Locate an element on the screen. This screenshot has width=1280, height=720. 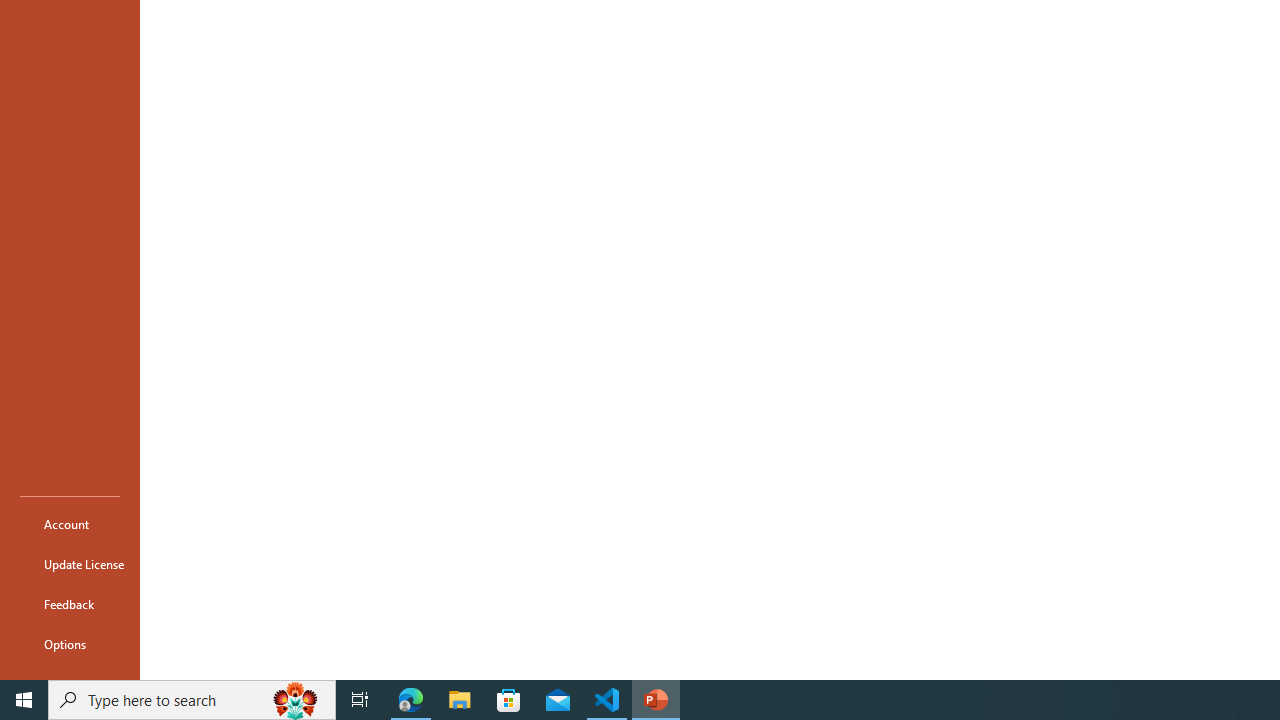
'Update License' is located at coordinates (69, 564).